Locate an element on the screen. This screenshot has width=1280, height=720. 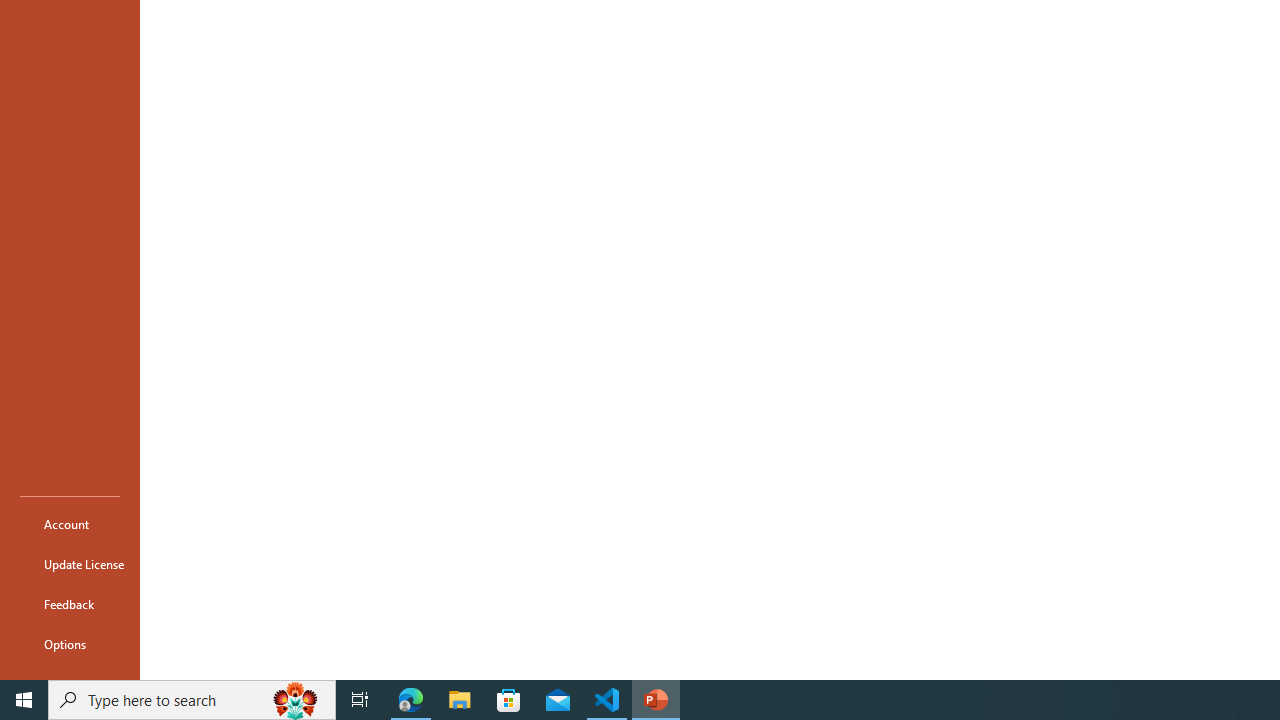
'Update License' is located at coordinates (69, 564).